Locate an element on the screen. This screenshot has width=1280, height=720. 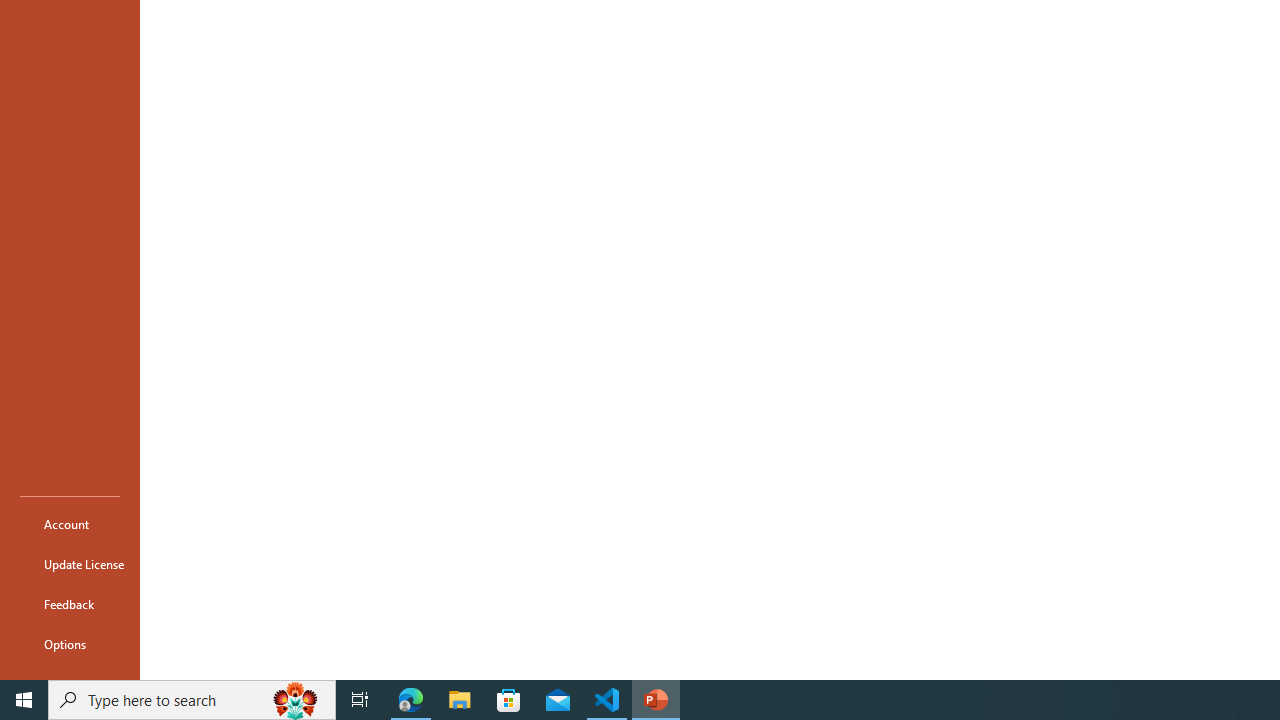
'Update License' is located at coordinates (69, 564).